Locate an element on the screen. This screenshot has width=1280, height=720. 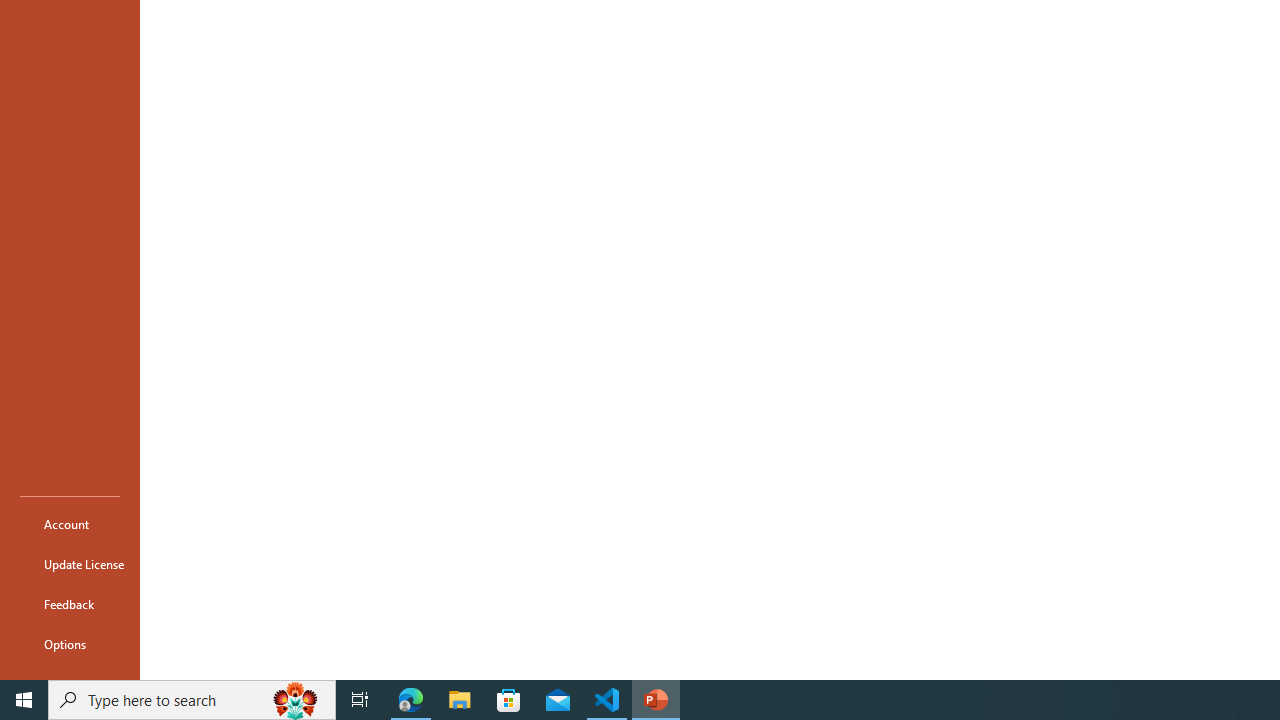
'Update License' is located at coordinates (69, 564).